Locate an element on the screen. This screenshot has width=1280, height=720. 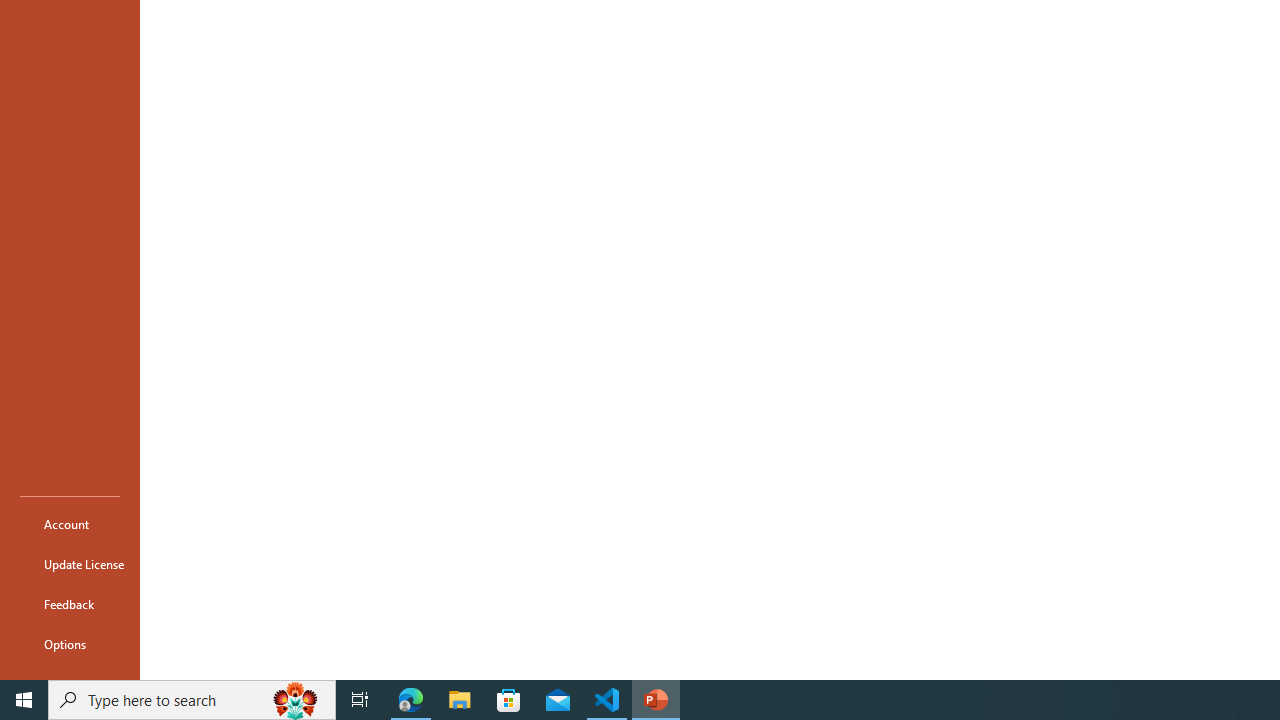
'Update License' is located at coordinates (69, 564).